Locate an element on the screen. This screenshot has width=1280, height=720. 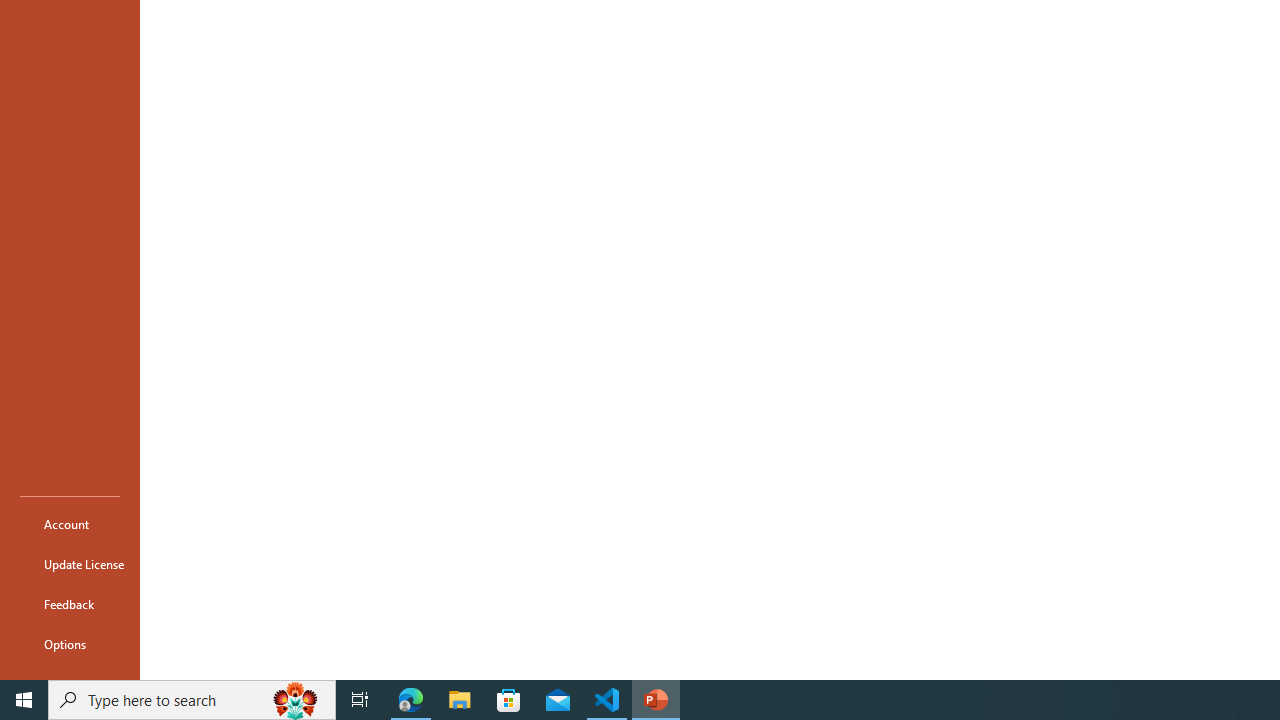
'Update License' is located at coordinates (69, 564).